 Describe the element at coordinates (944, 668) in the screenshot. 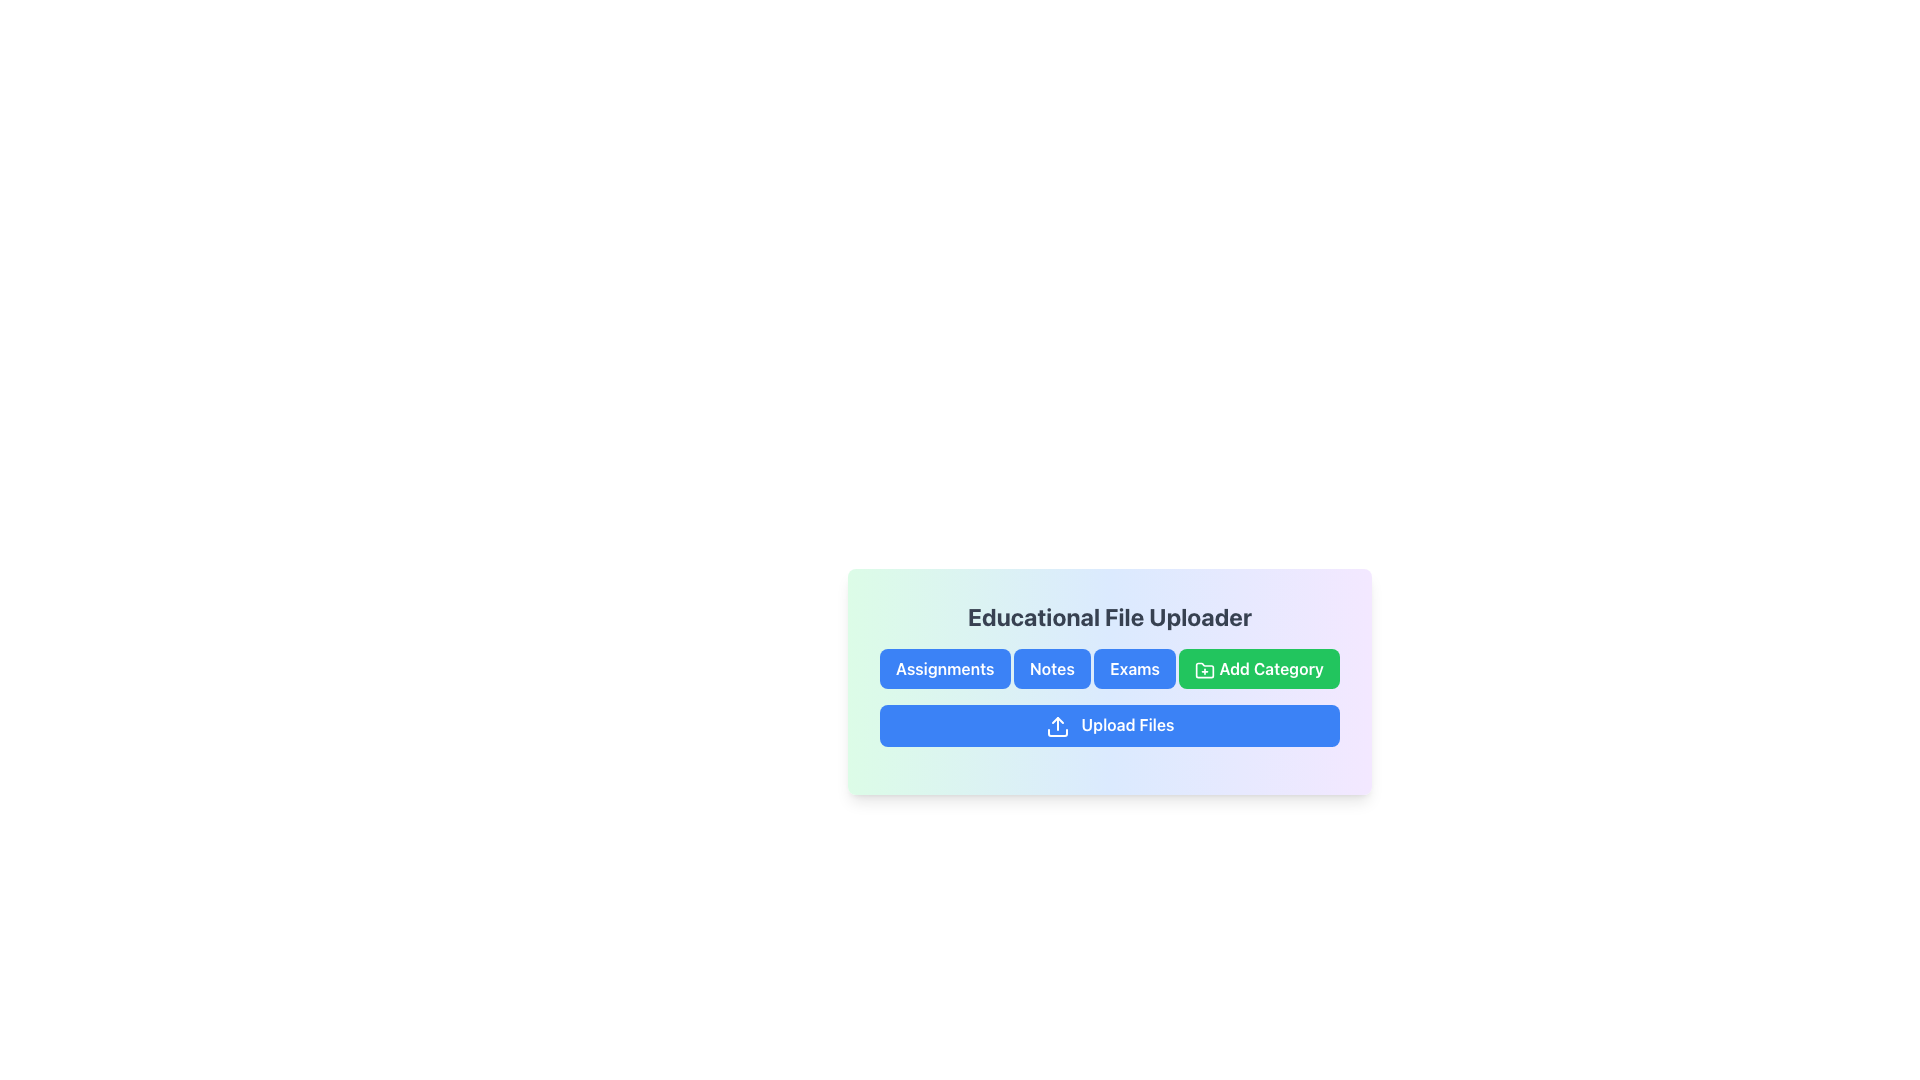

I see `the blue button labeled 'Assignments' located in the top left of the toolbar` at that location.